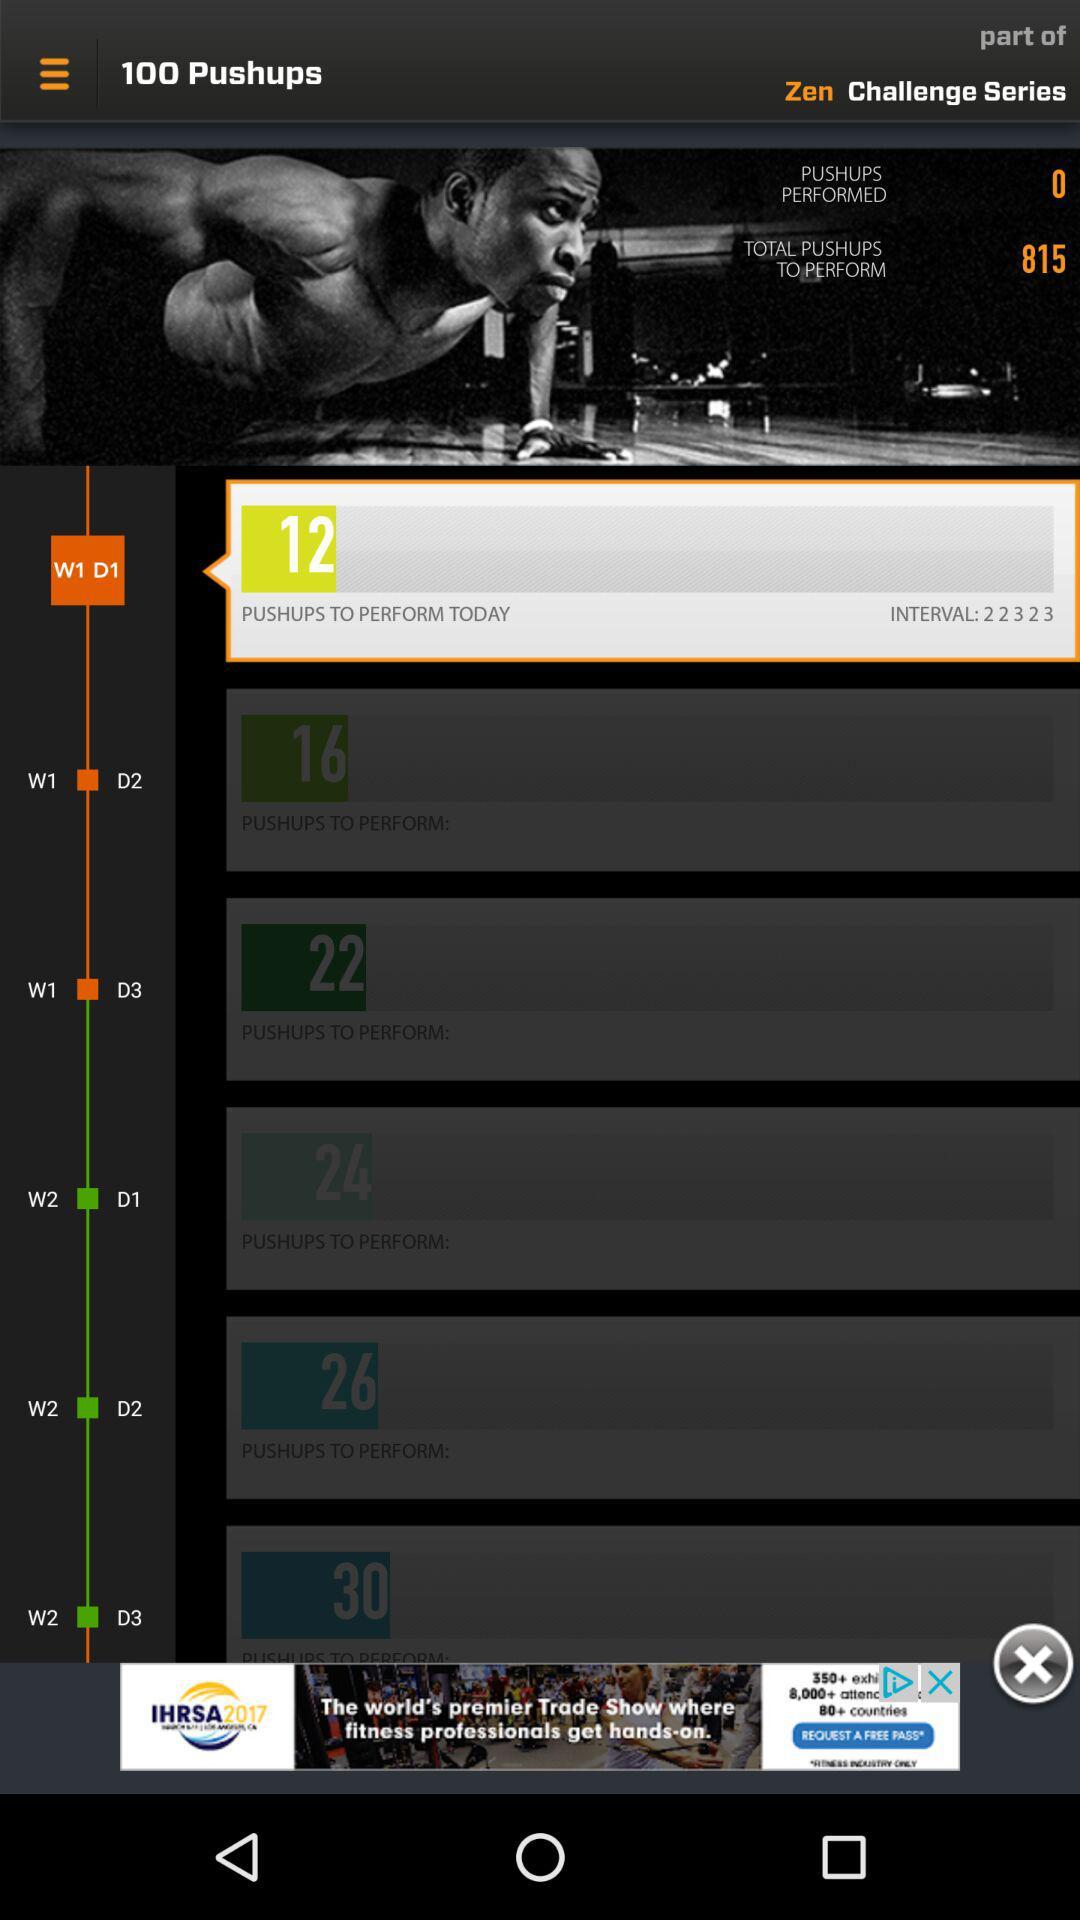 Image resolution: width=1080 pixels, height=1920 pixels. Describe the element at coordinates (540, 1727) in the screenshot. I see `advertisement page` at that location.